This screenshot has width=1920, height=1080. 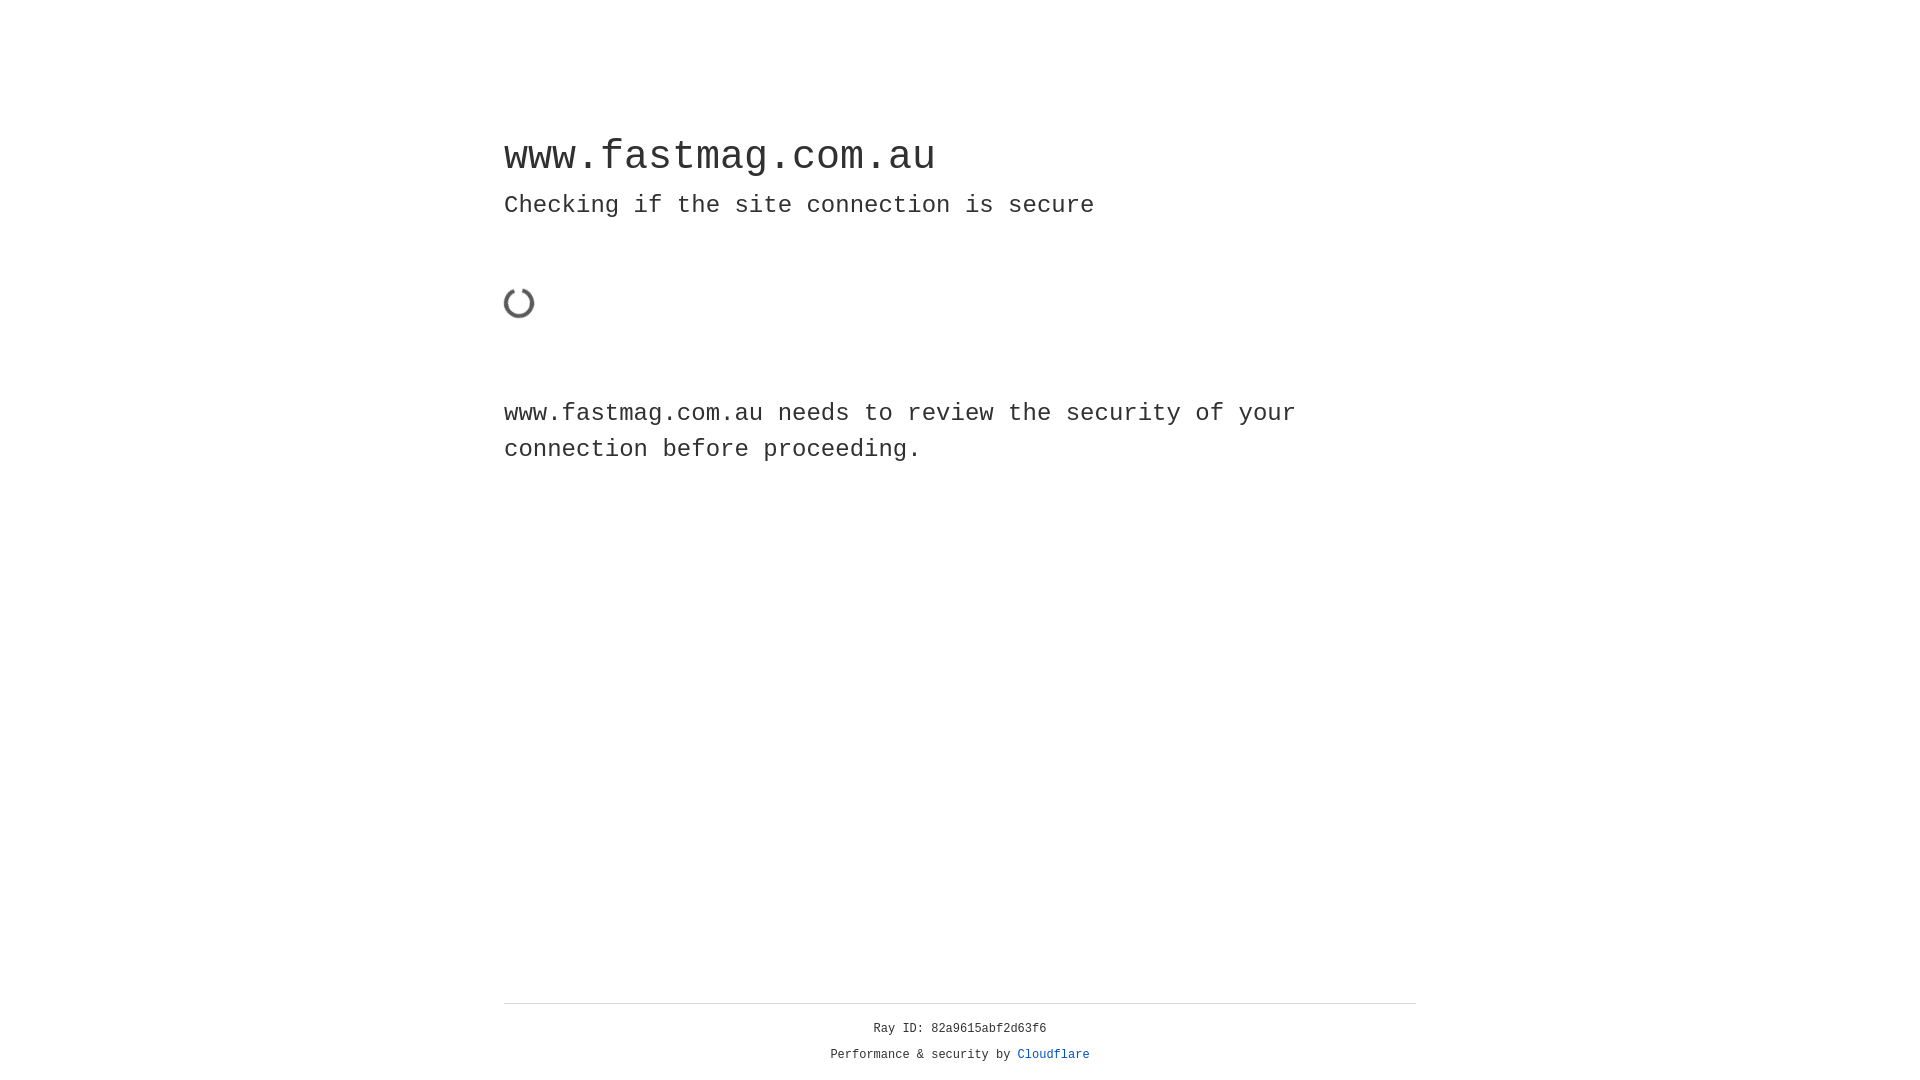 What do you see at coordinates (1053, 1054) in the screenshot?
I see `'Cloudflare'` at bounding box center [1053, 1054].